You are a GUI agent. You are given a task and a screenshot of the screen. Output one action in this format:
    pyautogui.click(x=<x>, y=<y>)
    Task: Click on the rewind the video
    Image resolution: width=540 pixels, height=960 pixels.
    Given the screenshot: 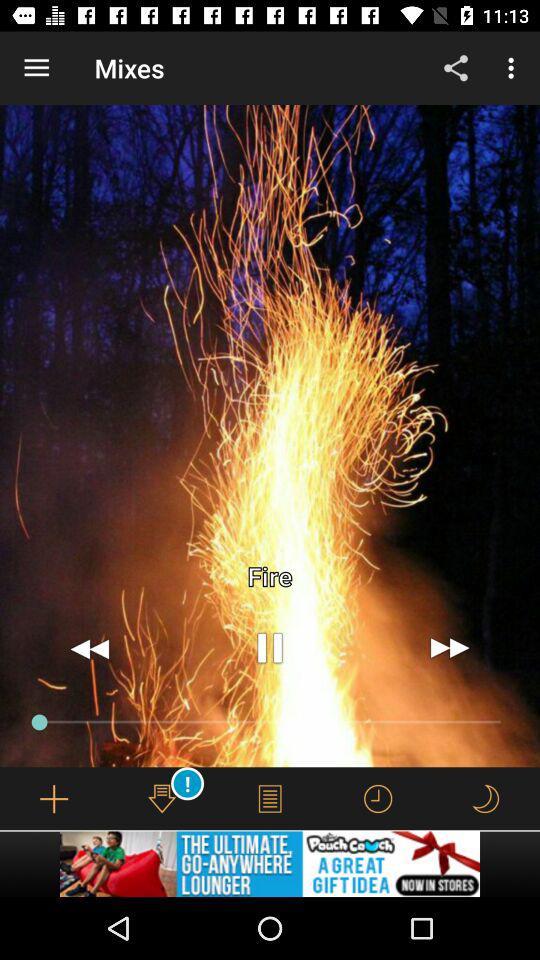 What is the action you would take?
    pyautogui.click(x=89, y=647)
    